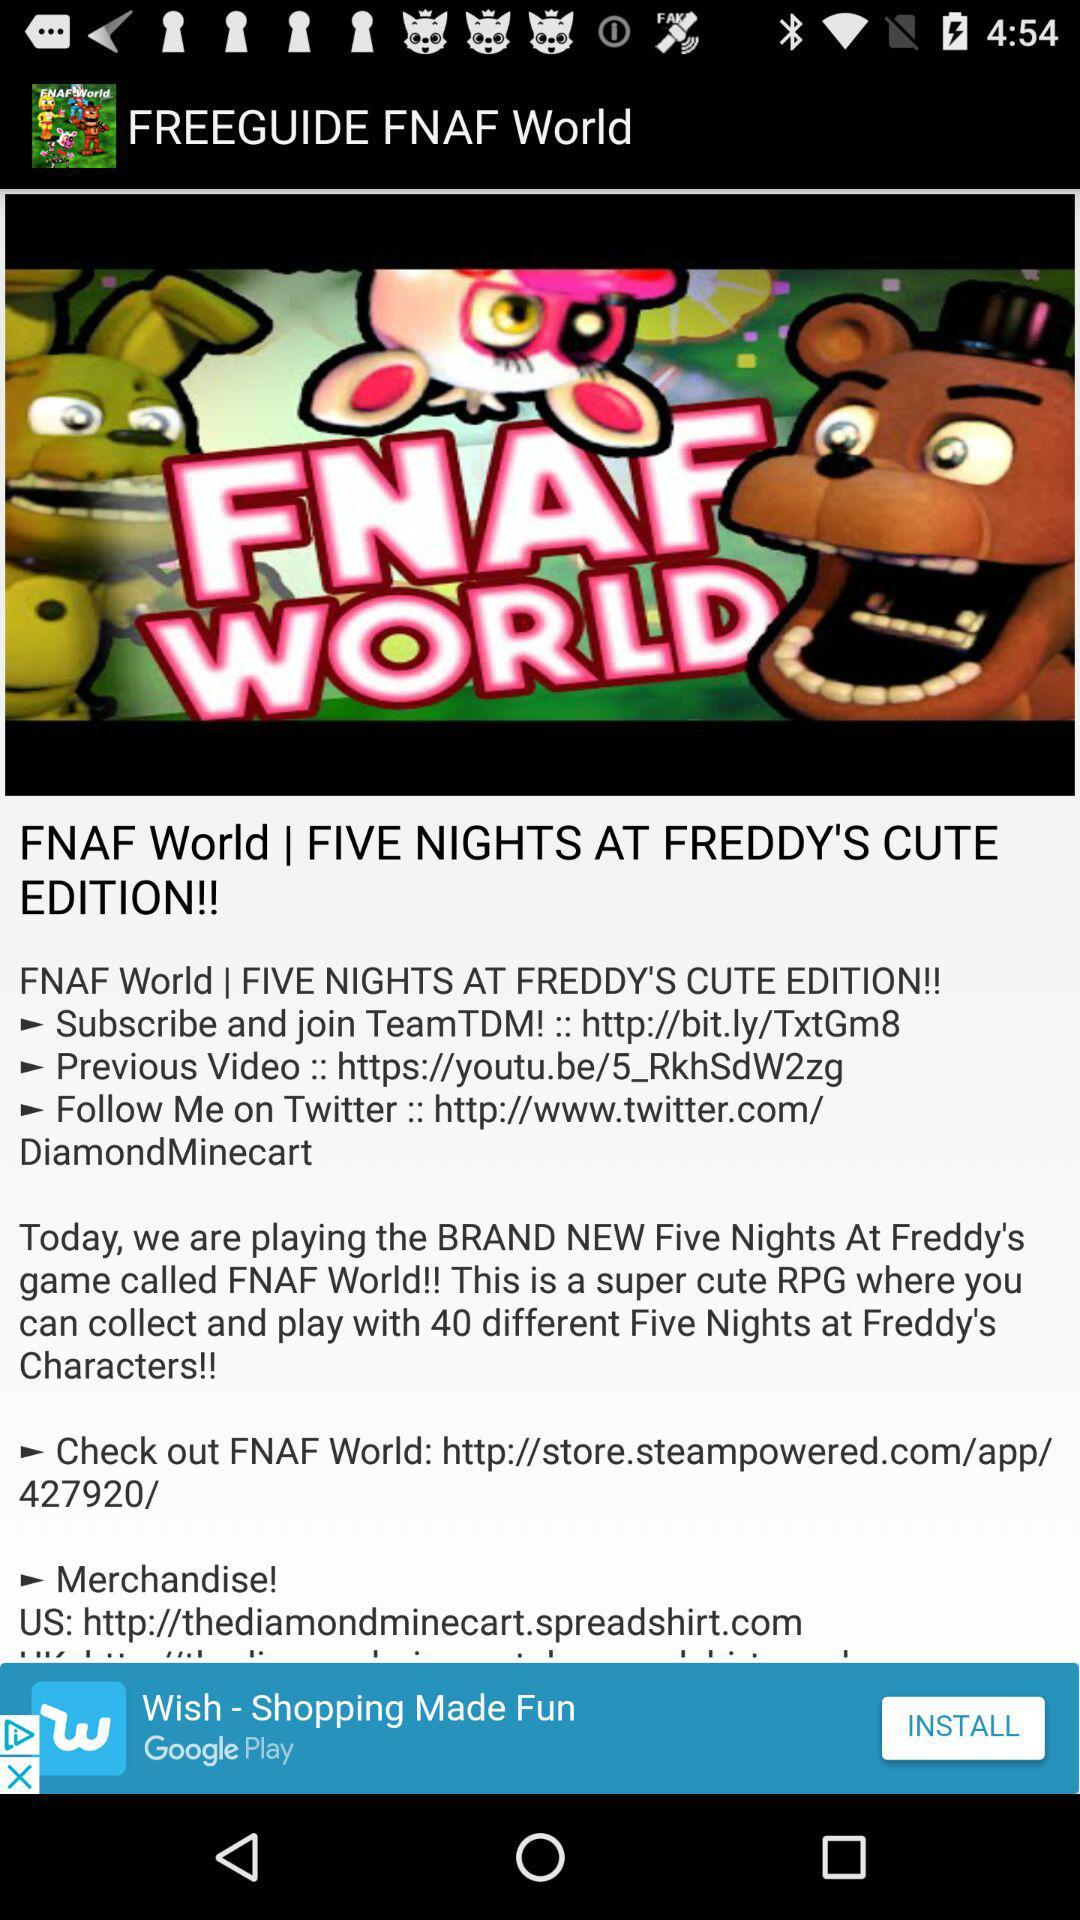  Describe the element at coordinates (540, 1727) in the screenshot. I see `advertisement link` at that location.